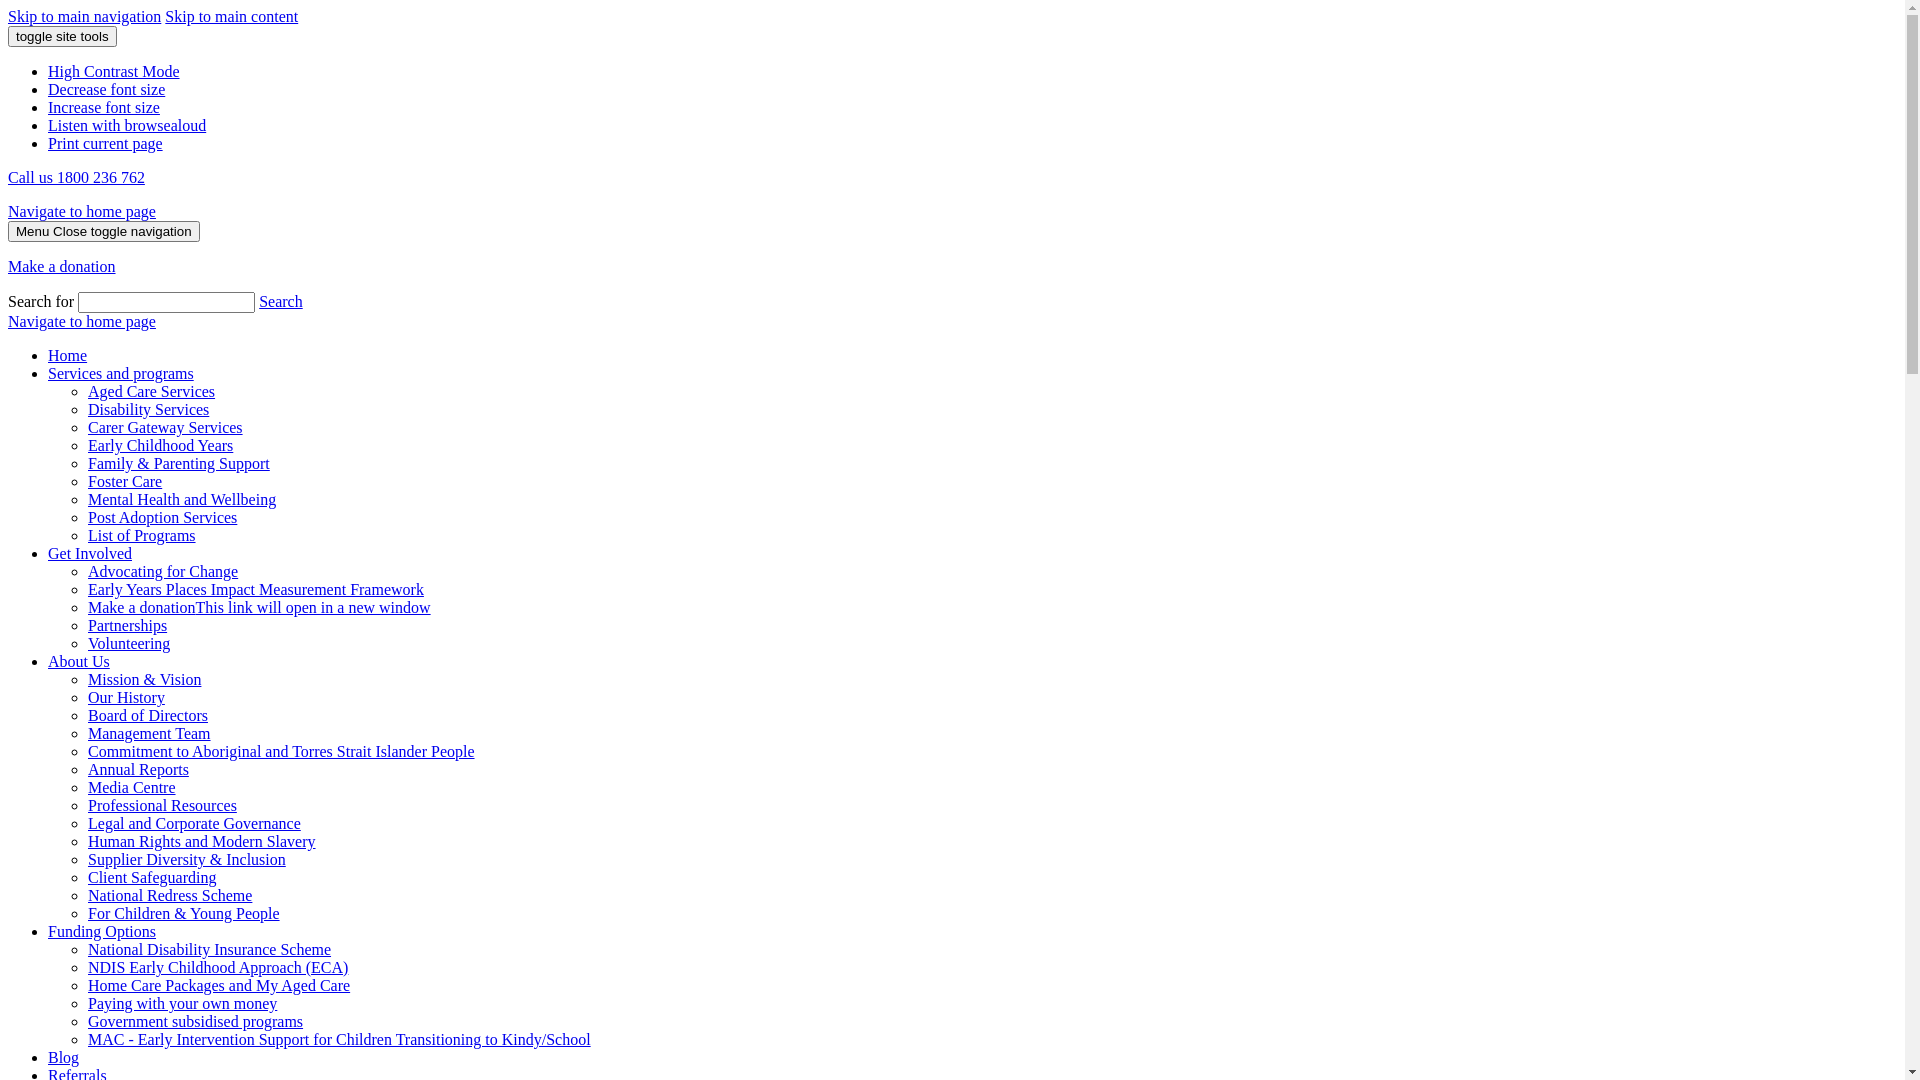  Describe the element at coordinates (48, 553) in the screenshot. I see `'Get Involved'` at that location.